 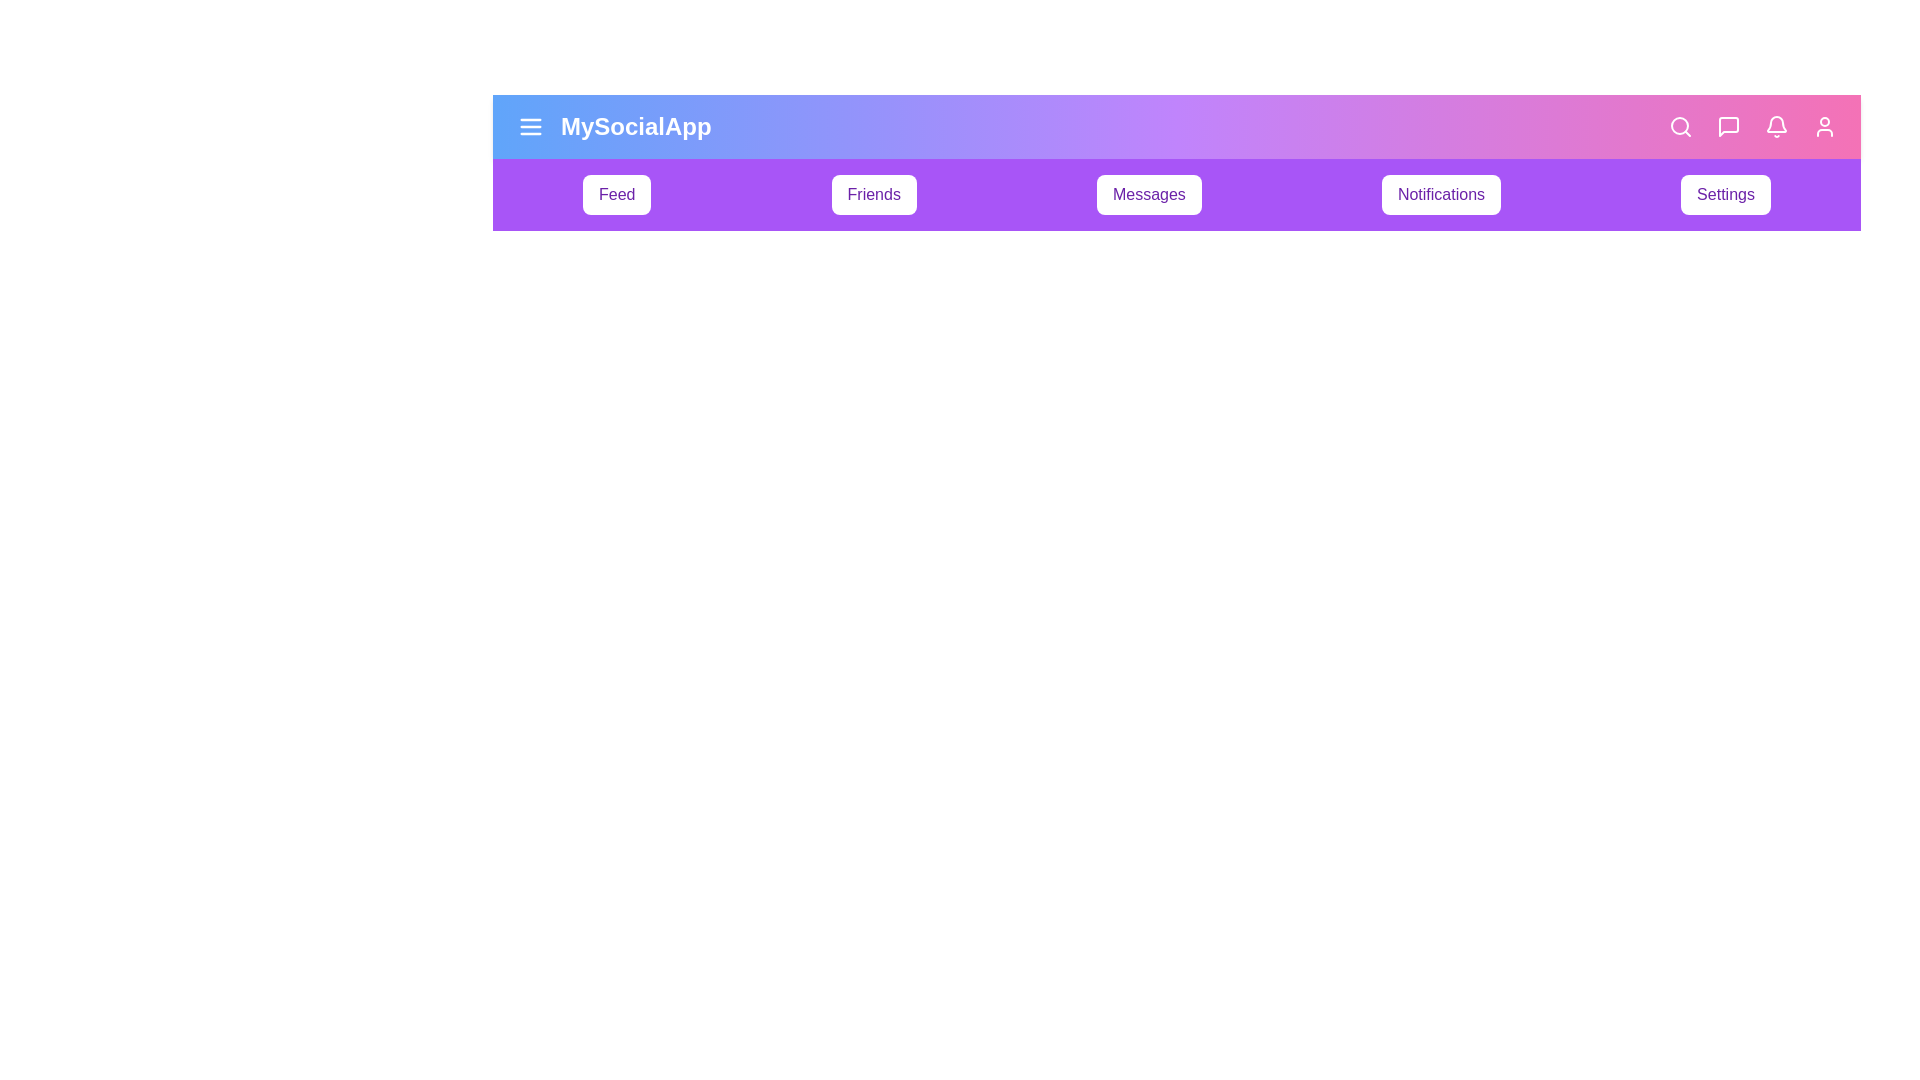 I want to click on the menu item Notifications to observe its hover effect, so click(x=1440, y=195).